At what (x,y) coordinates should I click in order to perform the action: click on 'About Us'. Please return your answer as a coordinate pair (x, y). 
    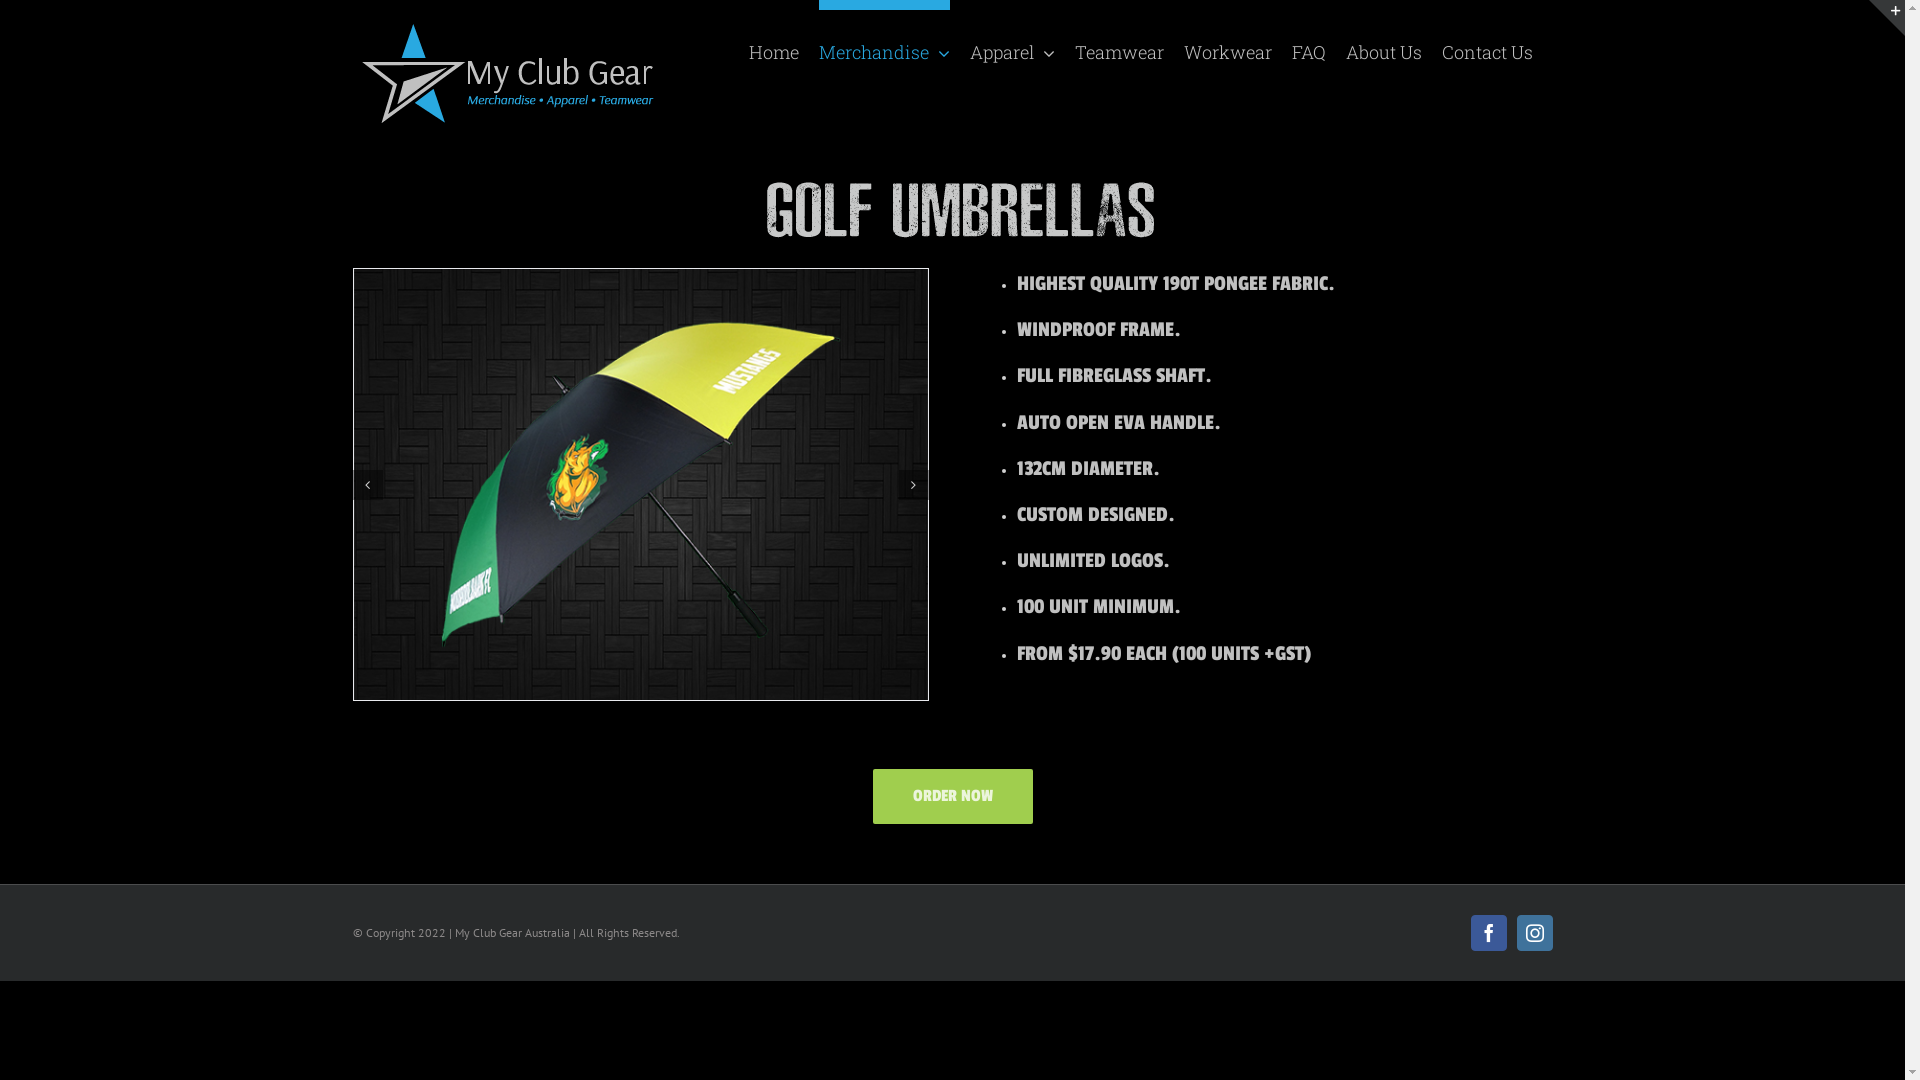
    Looking at the image, I should click on (1382, 45).